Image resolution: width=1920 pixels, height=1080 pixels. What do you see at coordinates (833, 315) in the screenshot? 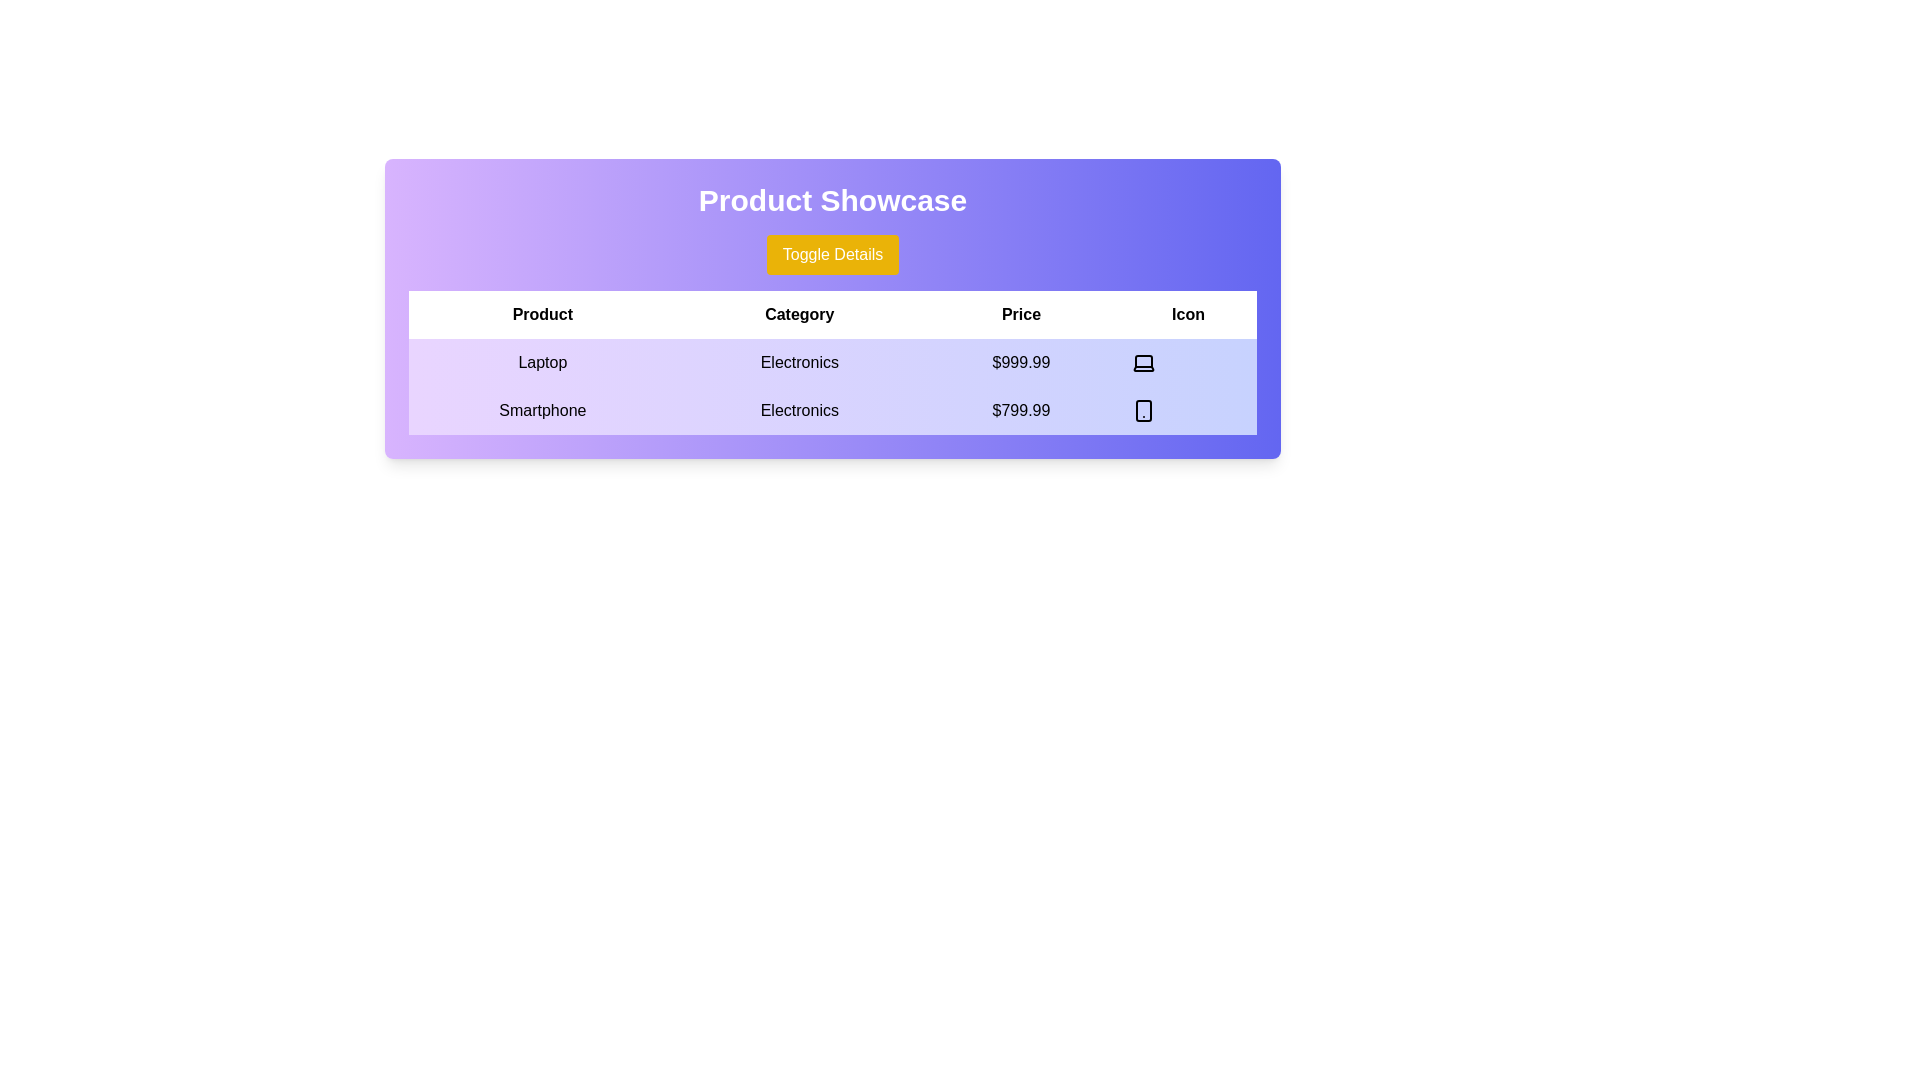
I see `text of the 'Category' column header, which is the second header in the top row of a table, located between the 'Product' and 'Price' headers` at bounding box center [833, 315].